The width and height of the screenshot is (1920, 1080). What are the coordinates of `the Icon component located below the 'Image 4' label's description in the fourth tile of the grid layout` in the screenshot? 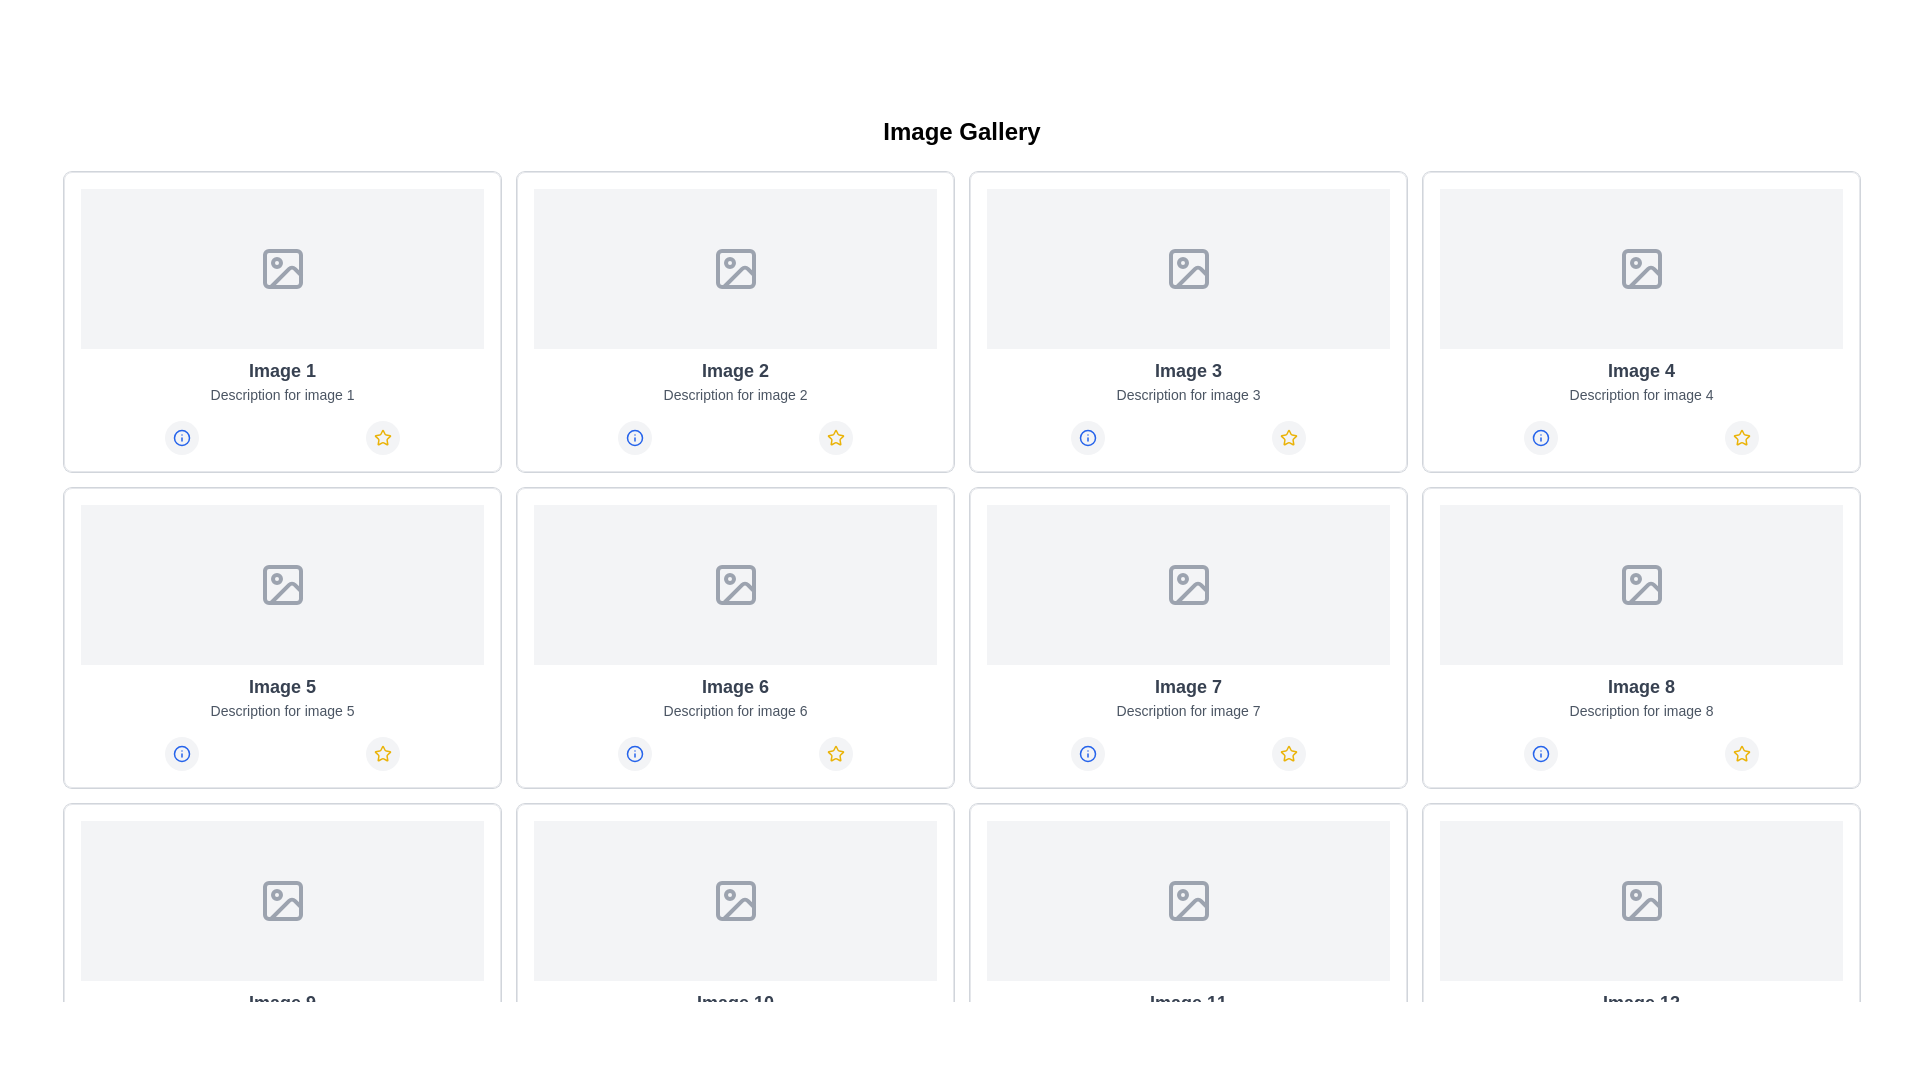 It's located at (1539, 437).